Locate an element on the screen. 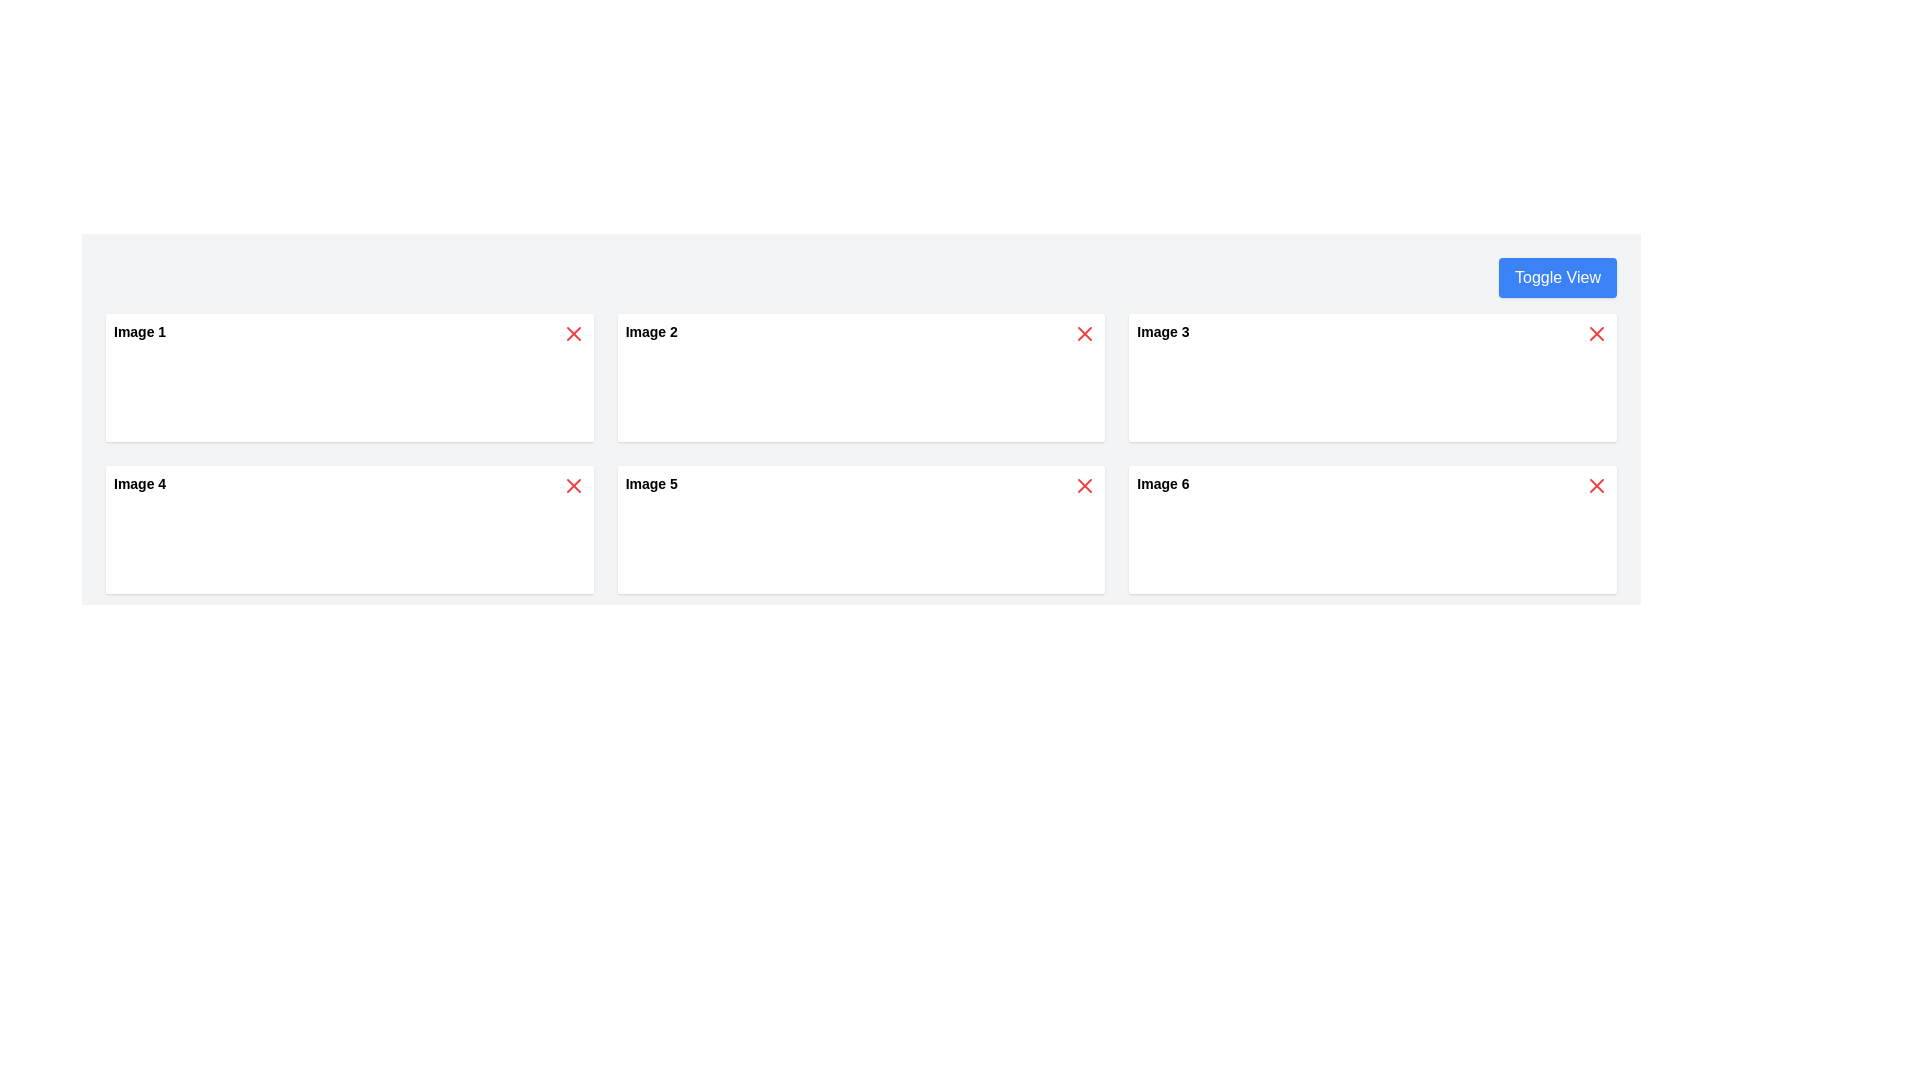 This screenshot has height=1080, width=1920. the label indicating 'Image 3' located in the top-left corner of the third card in the grid layout is located at coordinates (1163, 330).